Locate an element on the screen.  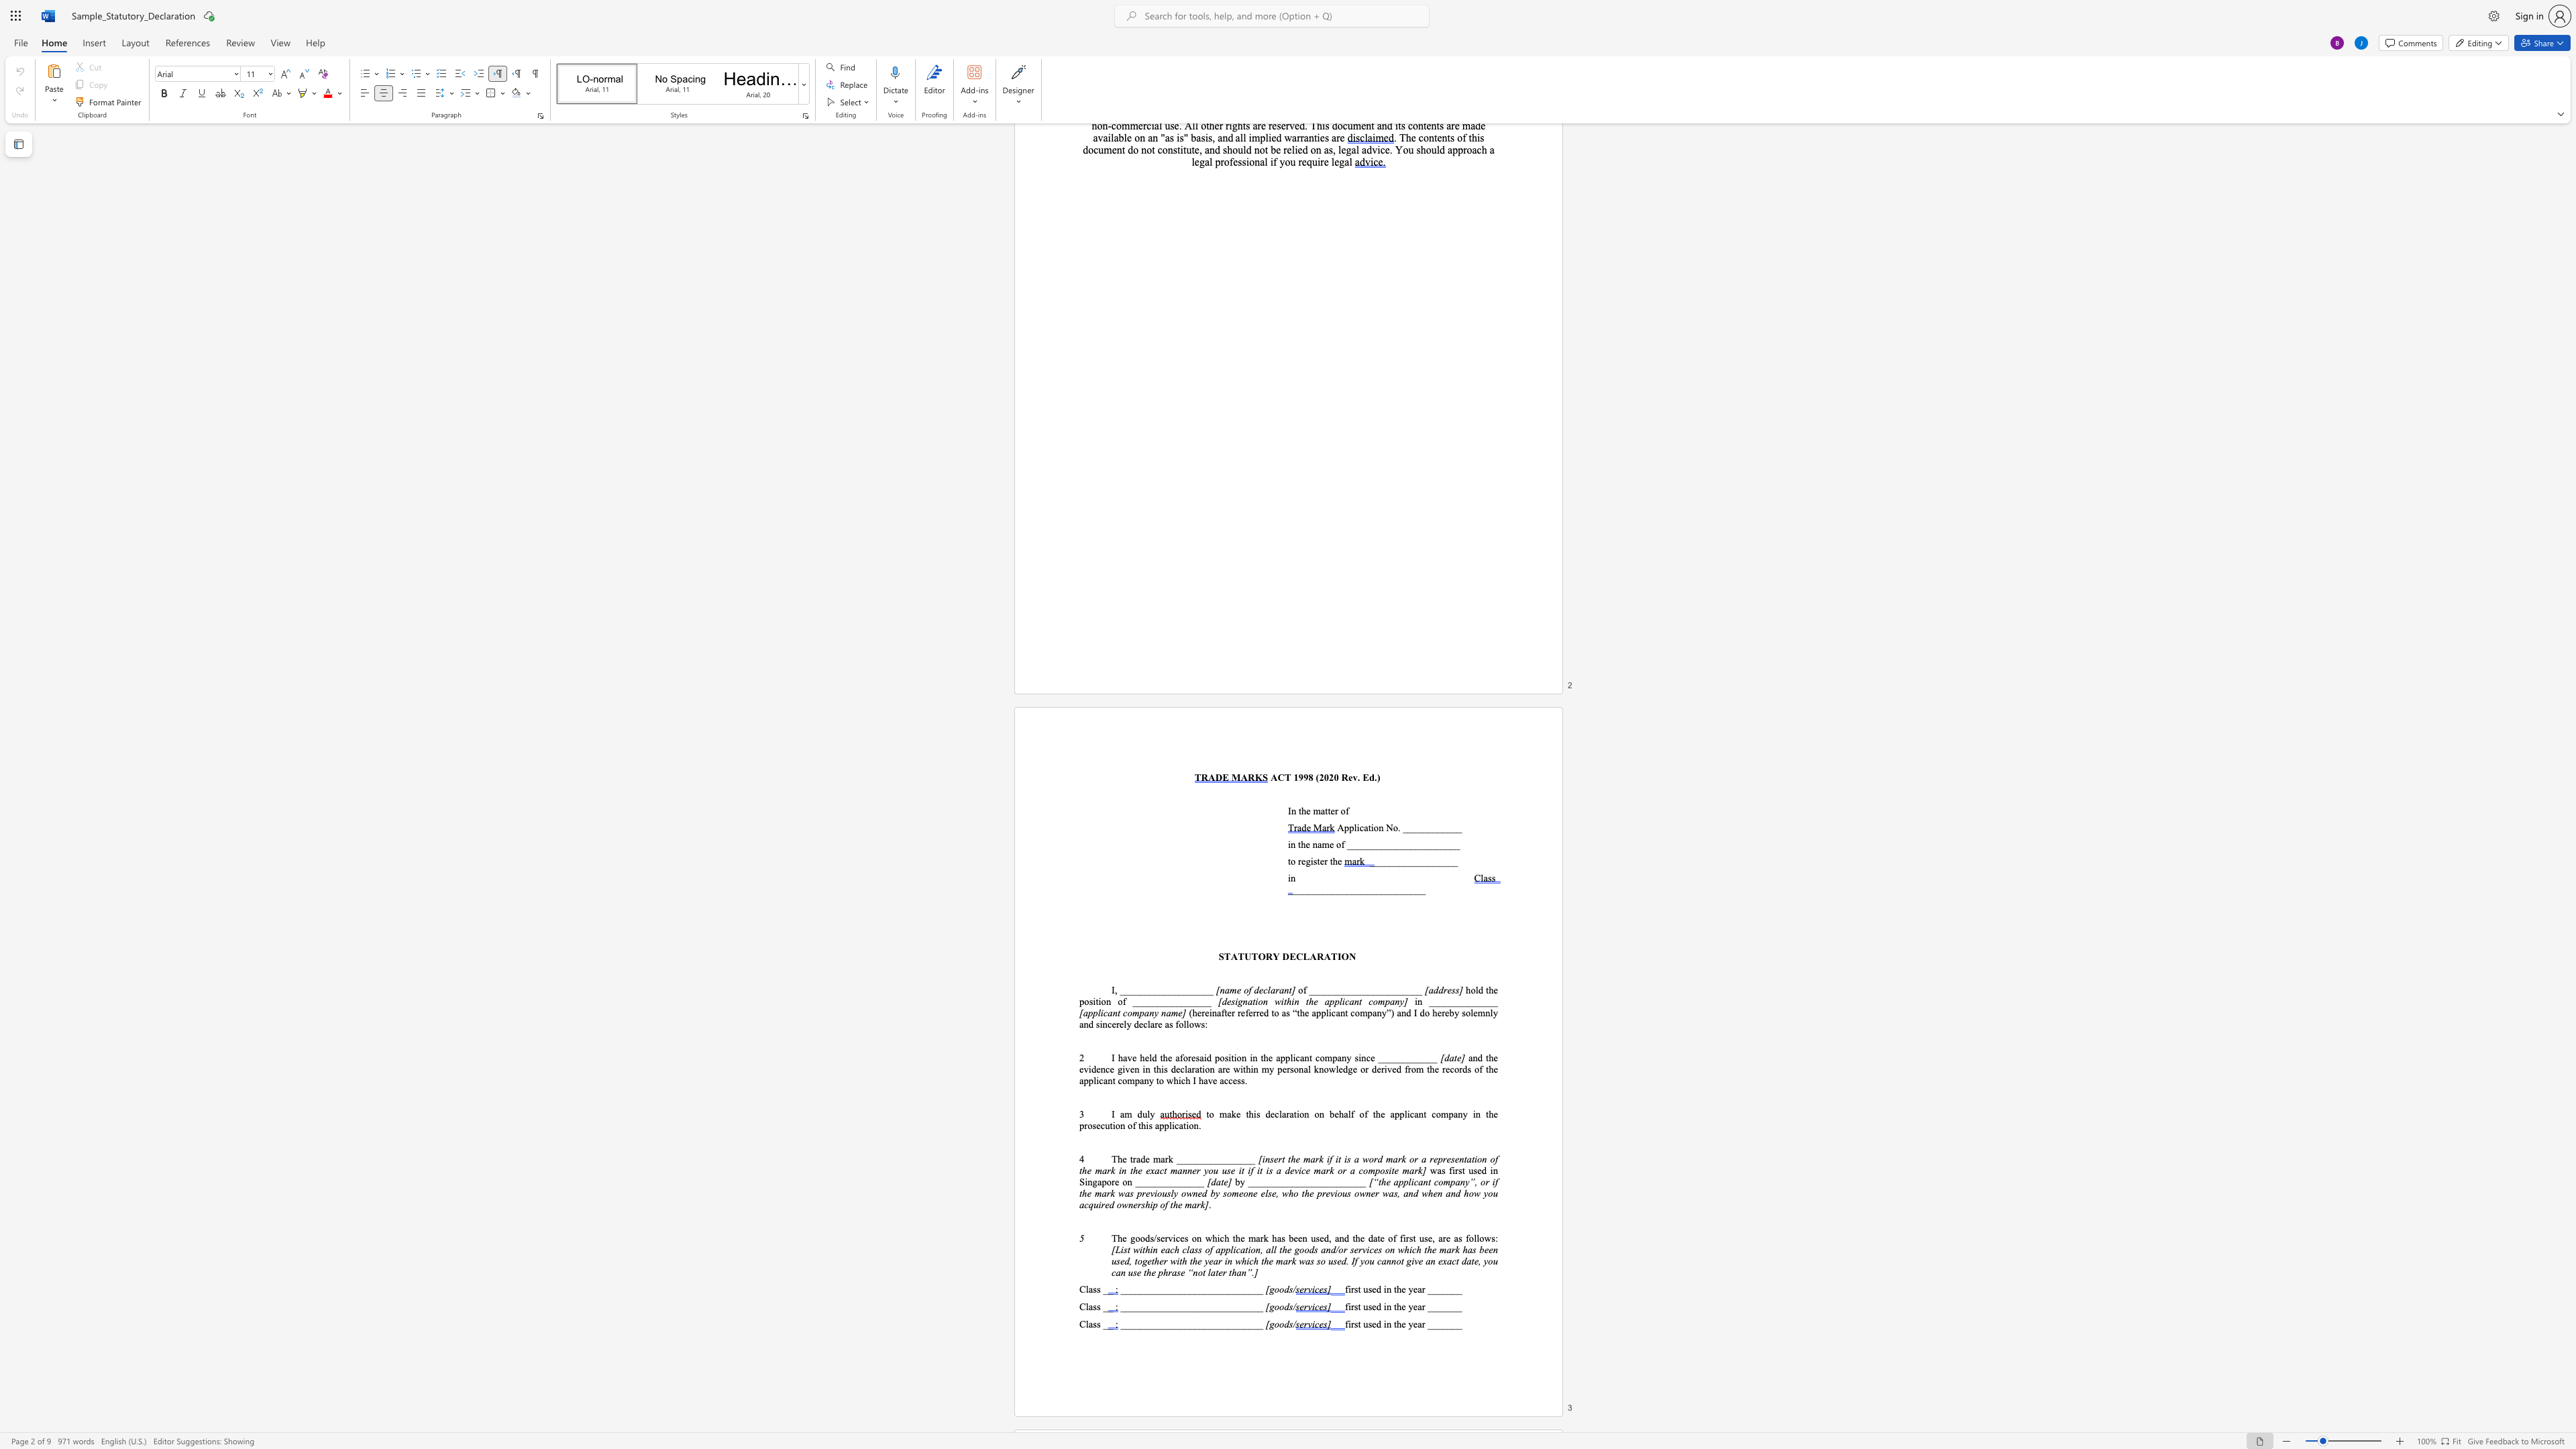
the subset text "k _______" within the text "The trade mark ________________" is located at coordinates (1167, 1159).